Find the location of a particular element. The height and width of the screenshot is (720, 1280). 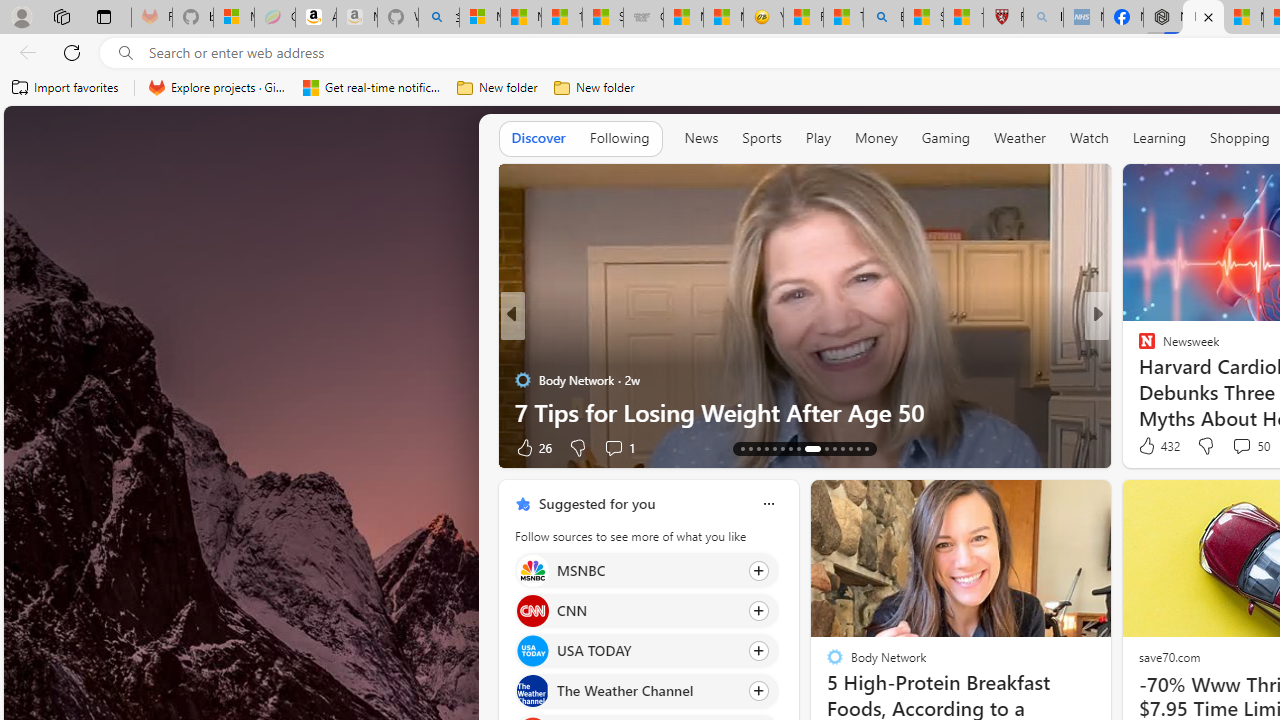

'451 Like' is located at coordinates (1152, 446).